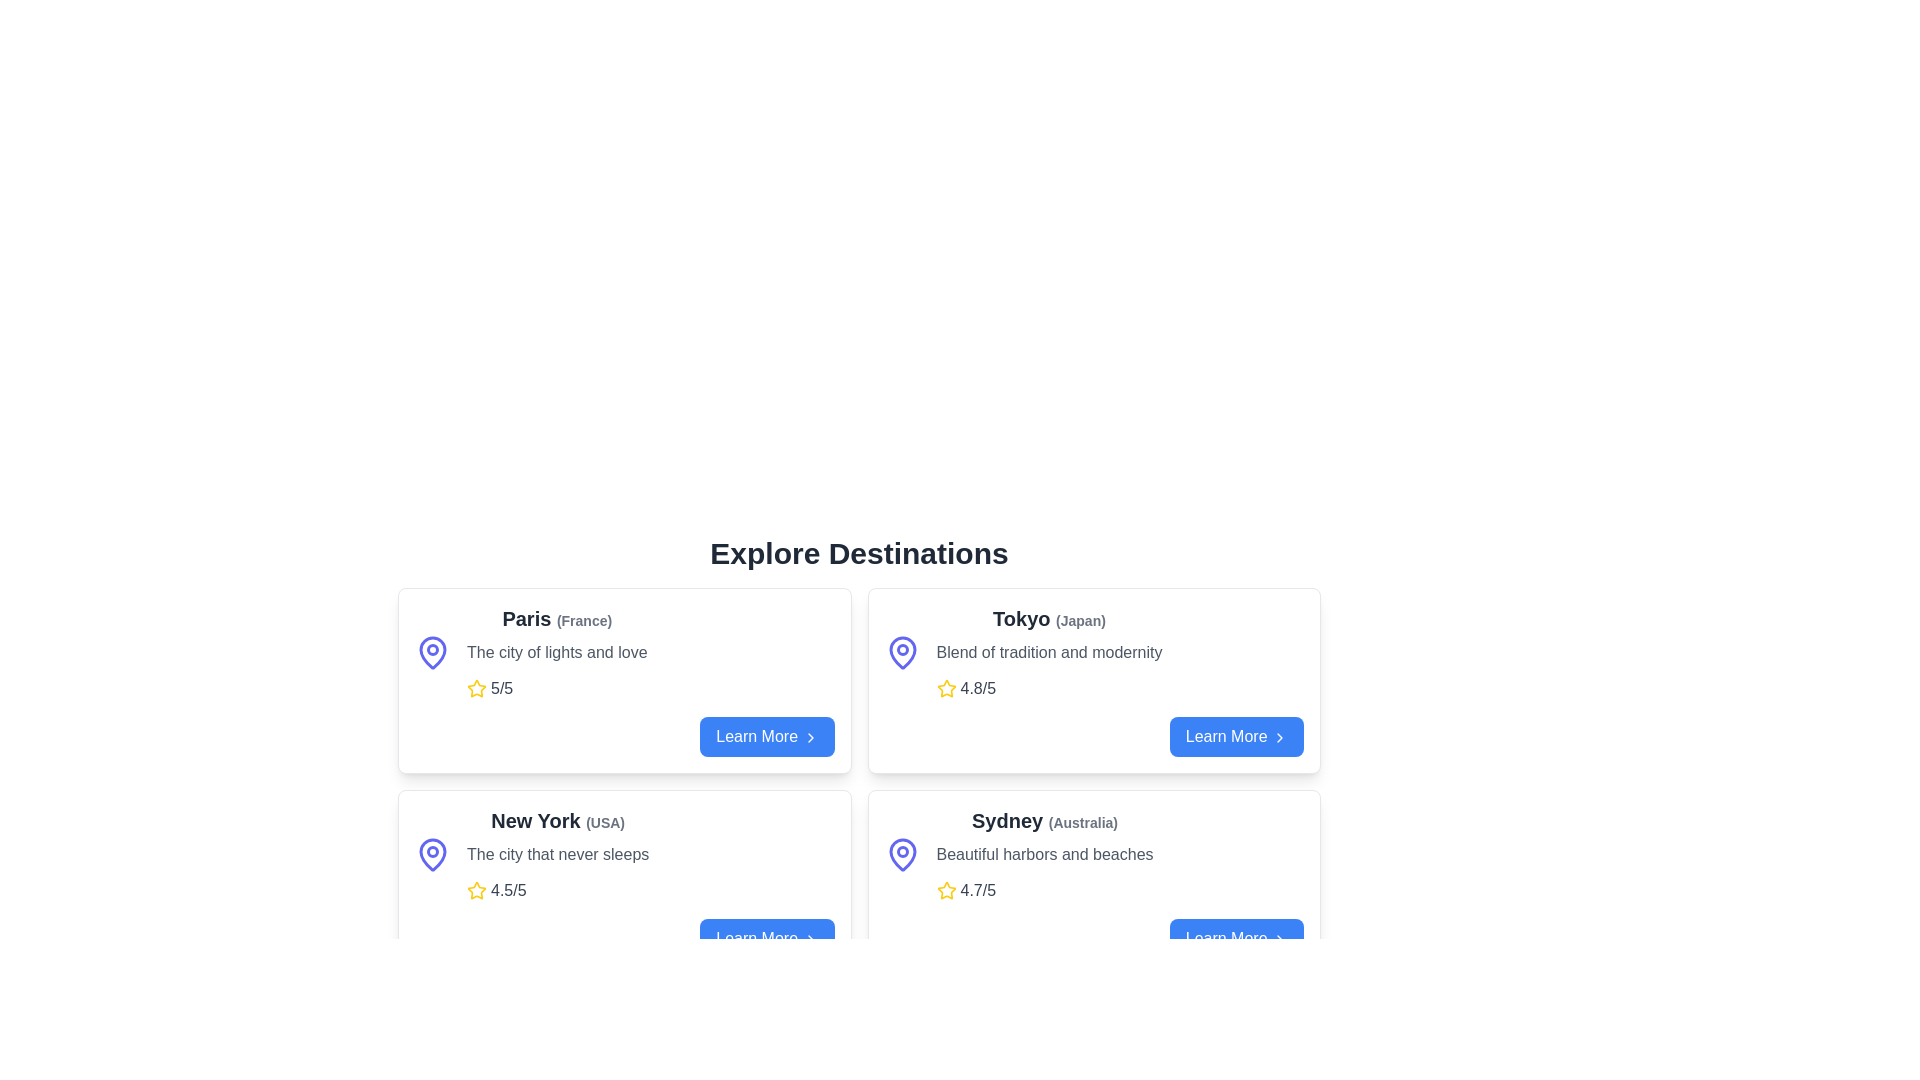 The width and height of the screenshot is (1920, 1080). What do you see at coordinates (1048, 617) in the screenshot?
I see `the text label indicating 'Tokyo (Japan)' to observe any interactive effects` at bounding box center [1048, 617].